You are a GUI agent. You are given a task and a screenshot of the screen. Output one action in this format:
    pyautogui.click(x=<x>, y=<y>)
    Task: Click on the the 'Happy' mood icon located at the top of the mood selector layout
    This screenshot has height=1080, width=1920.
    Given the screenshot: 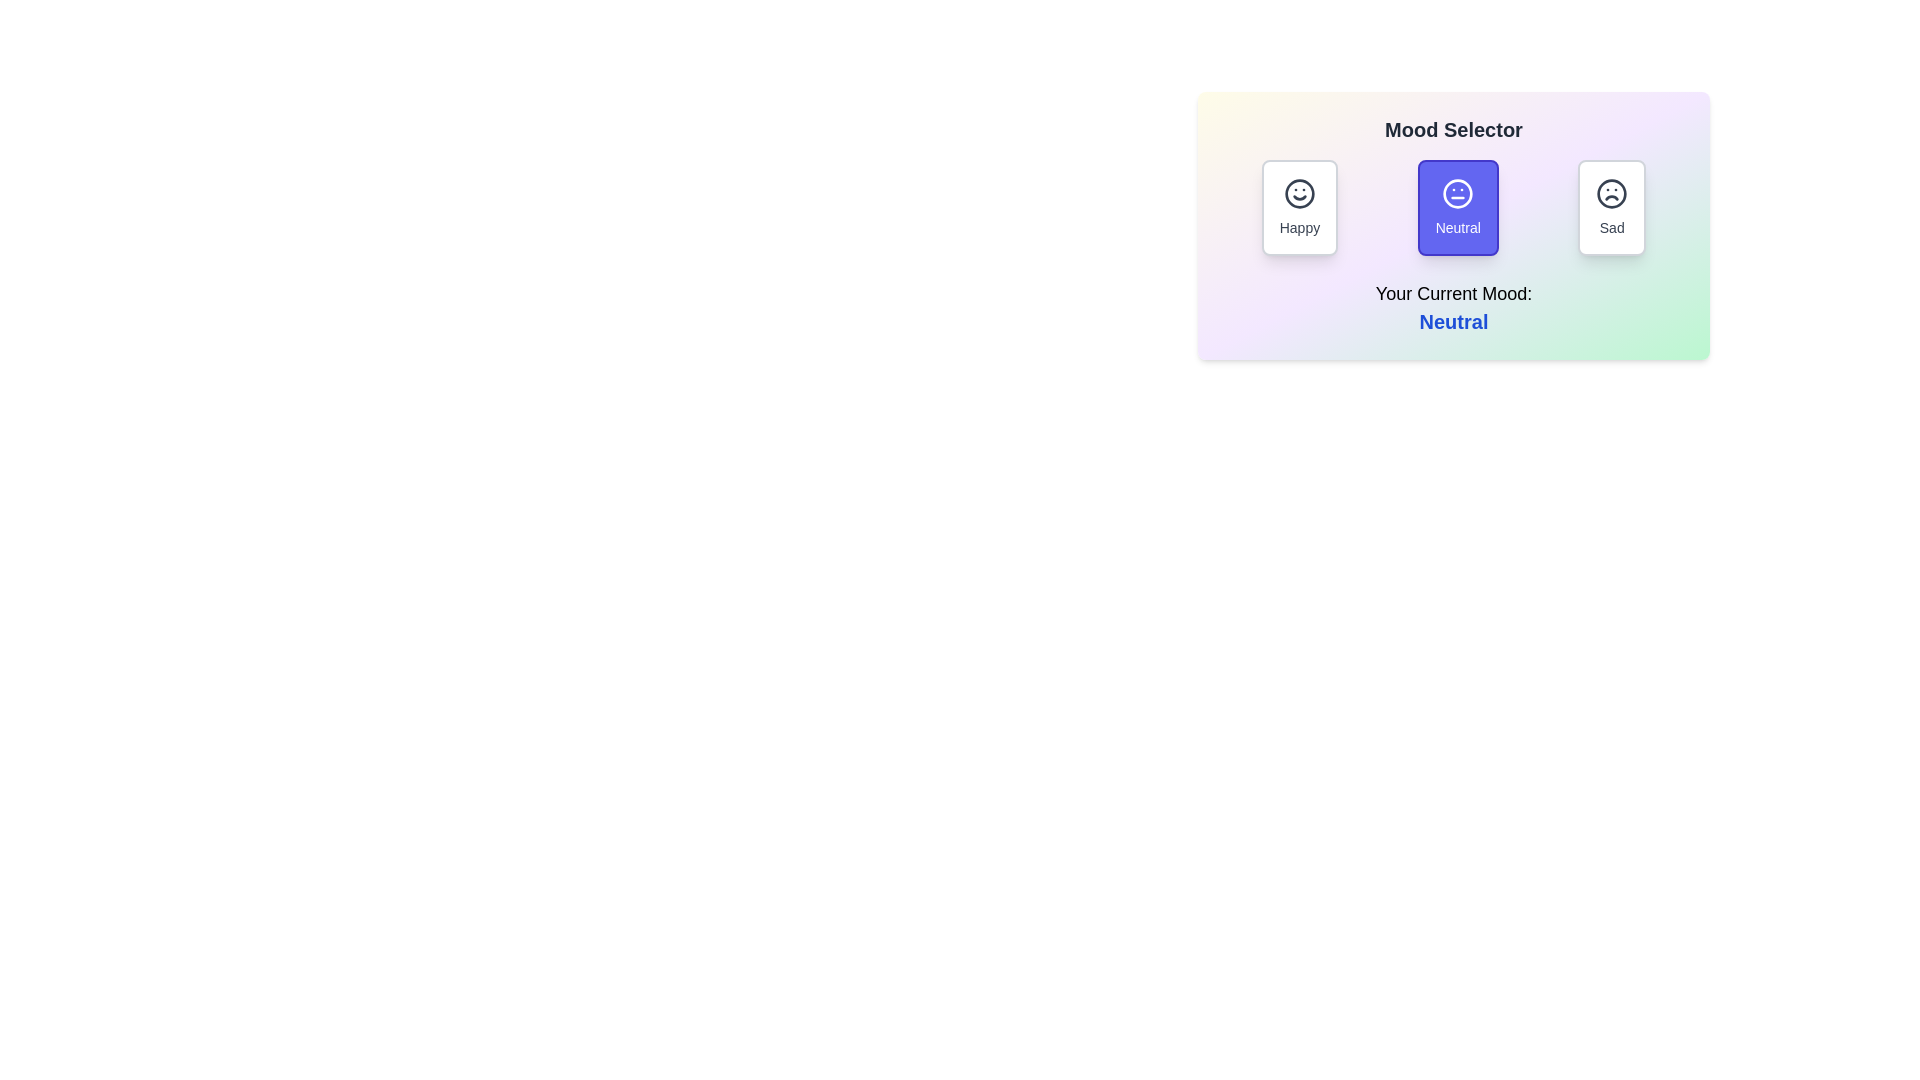 What is the action you would take?
    pyautogui.click(x=1300, y=193)
    